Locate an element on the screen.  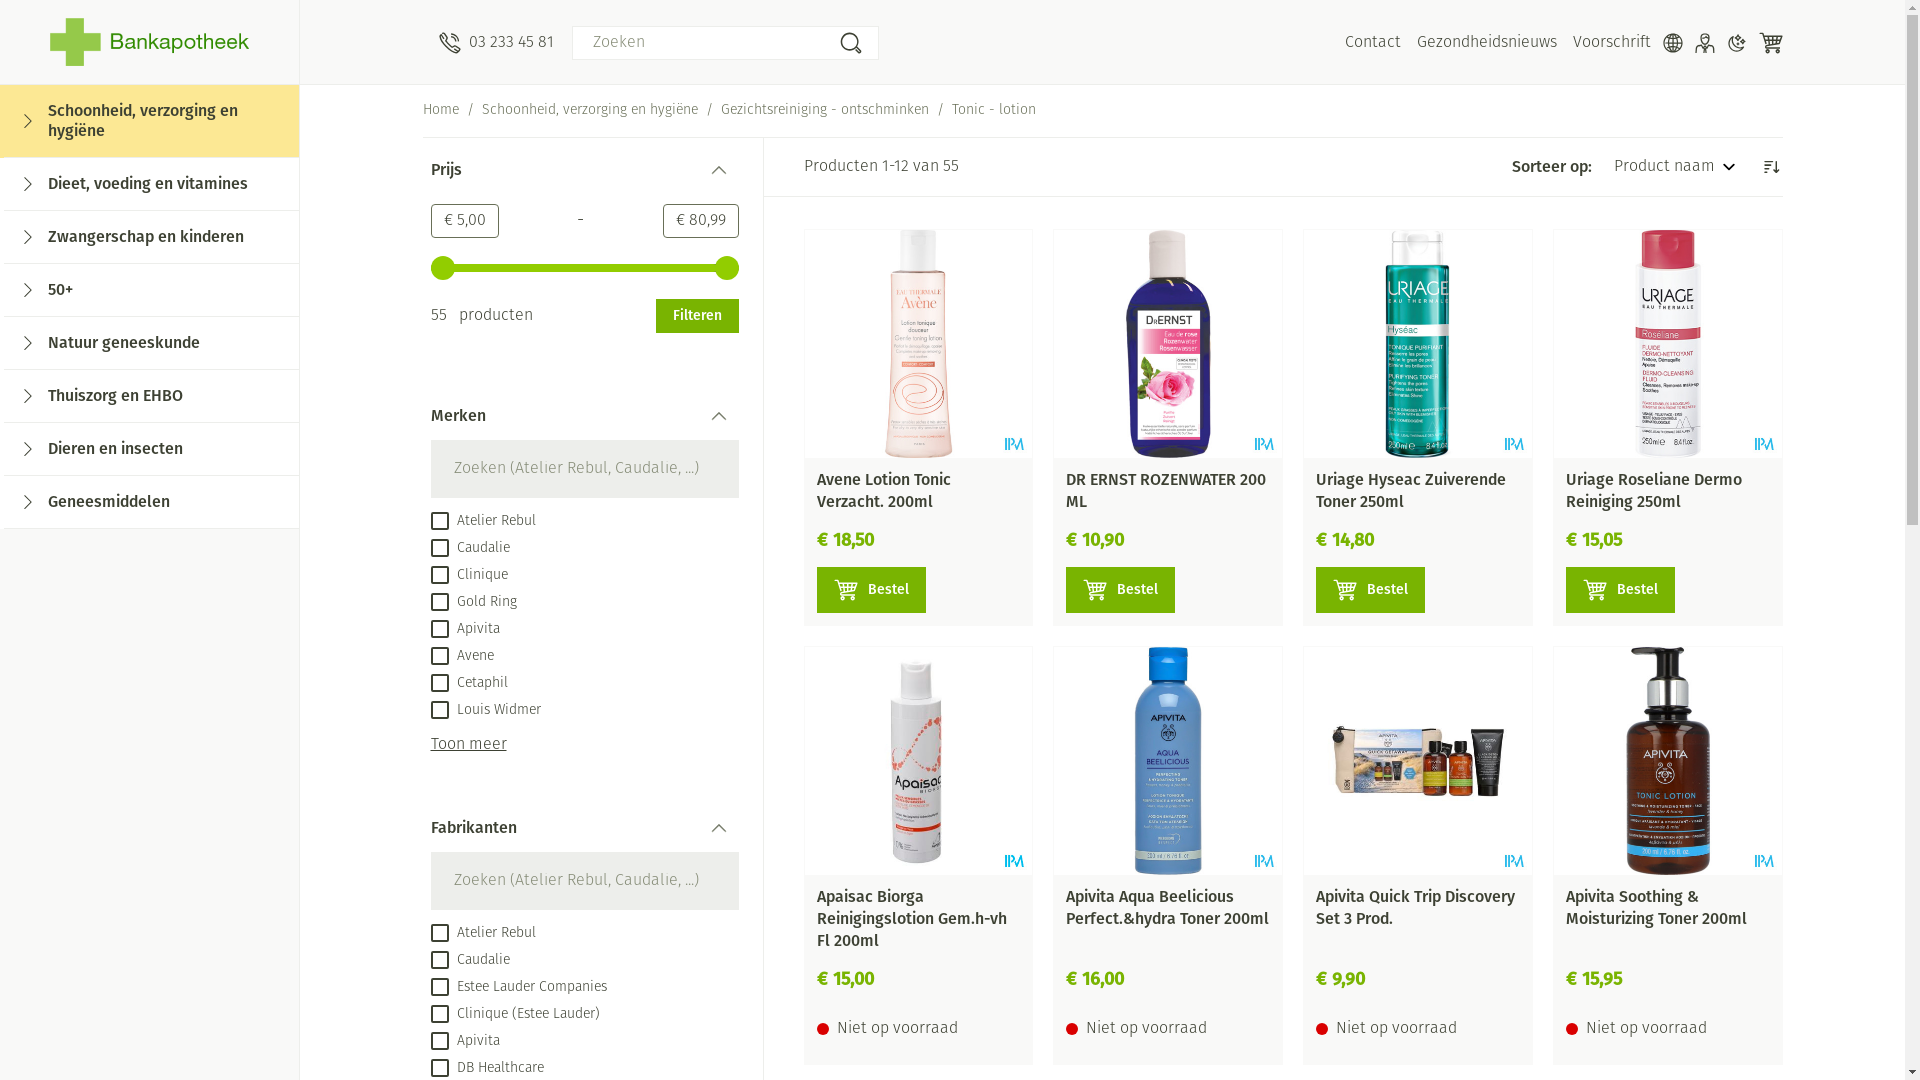
'Geneesmiddelen' is located at coordinates (150, 501).